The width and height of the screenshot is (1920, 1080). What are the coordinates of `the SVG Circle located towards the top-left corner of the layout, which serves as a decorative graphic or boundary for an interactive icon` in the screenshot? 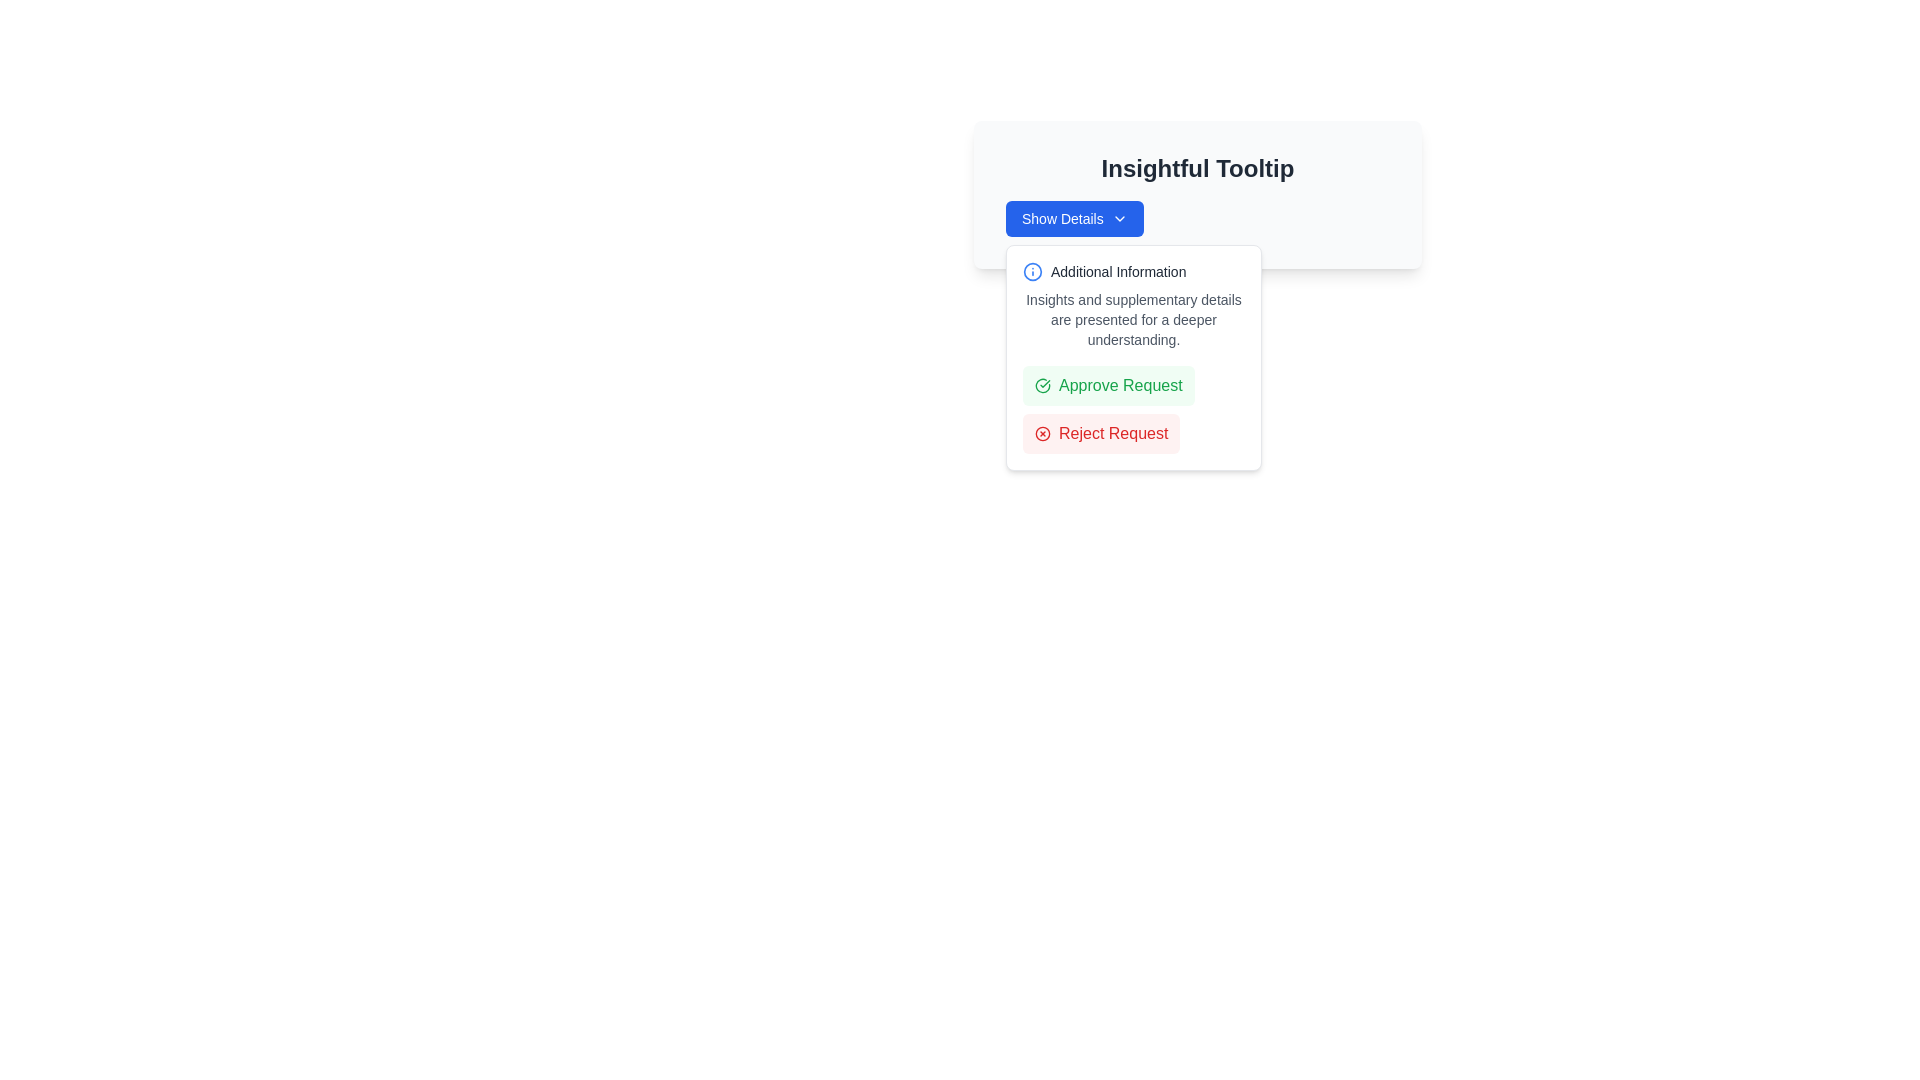 It's located at (1041, 433).